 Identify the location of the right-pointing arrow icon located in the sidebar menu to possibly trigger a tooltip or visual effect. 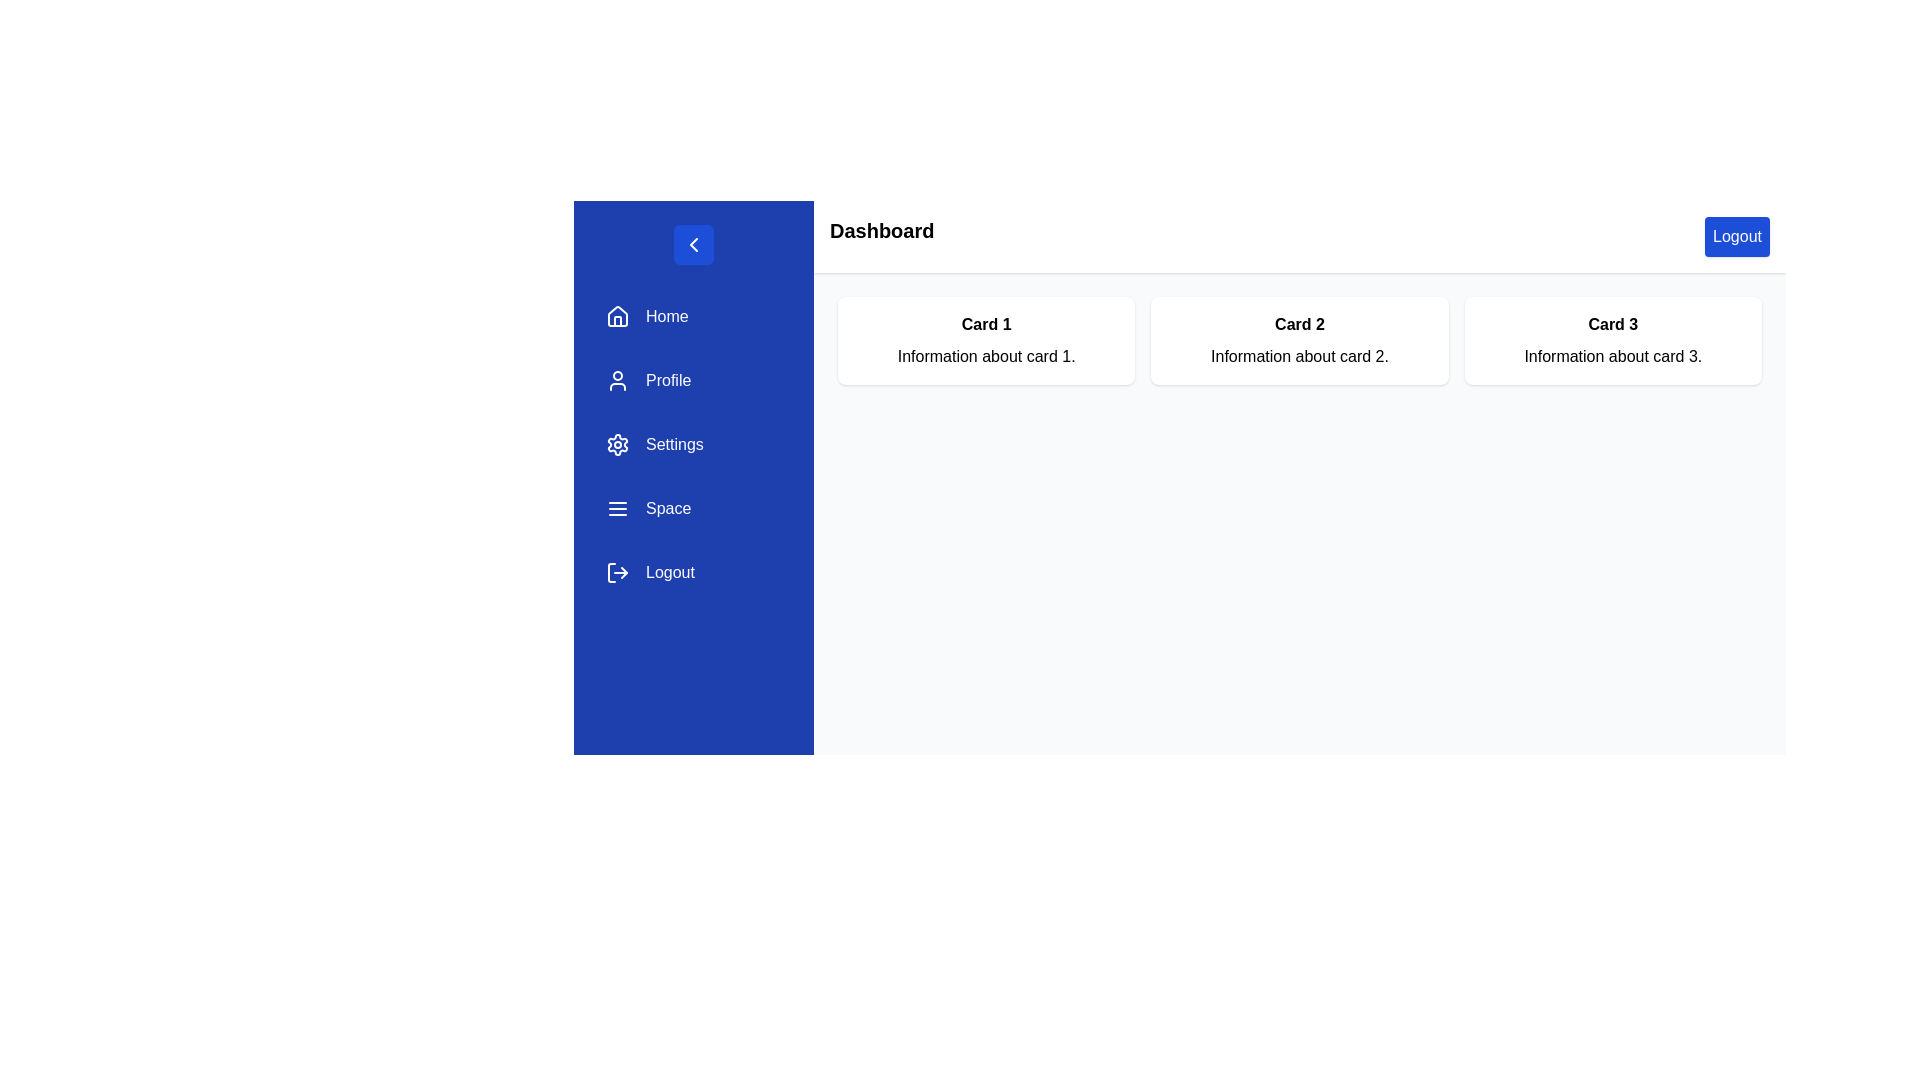
(694, 244).